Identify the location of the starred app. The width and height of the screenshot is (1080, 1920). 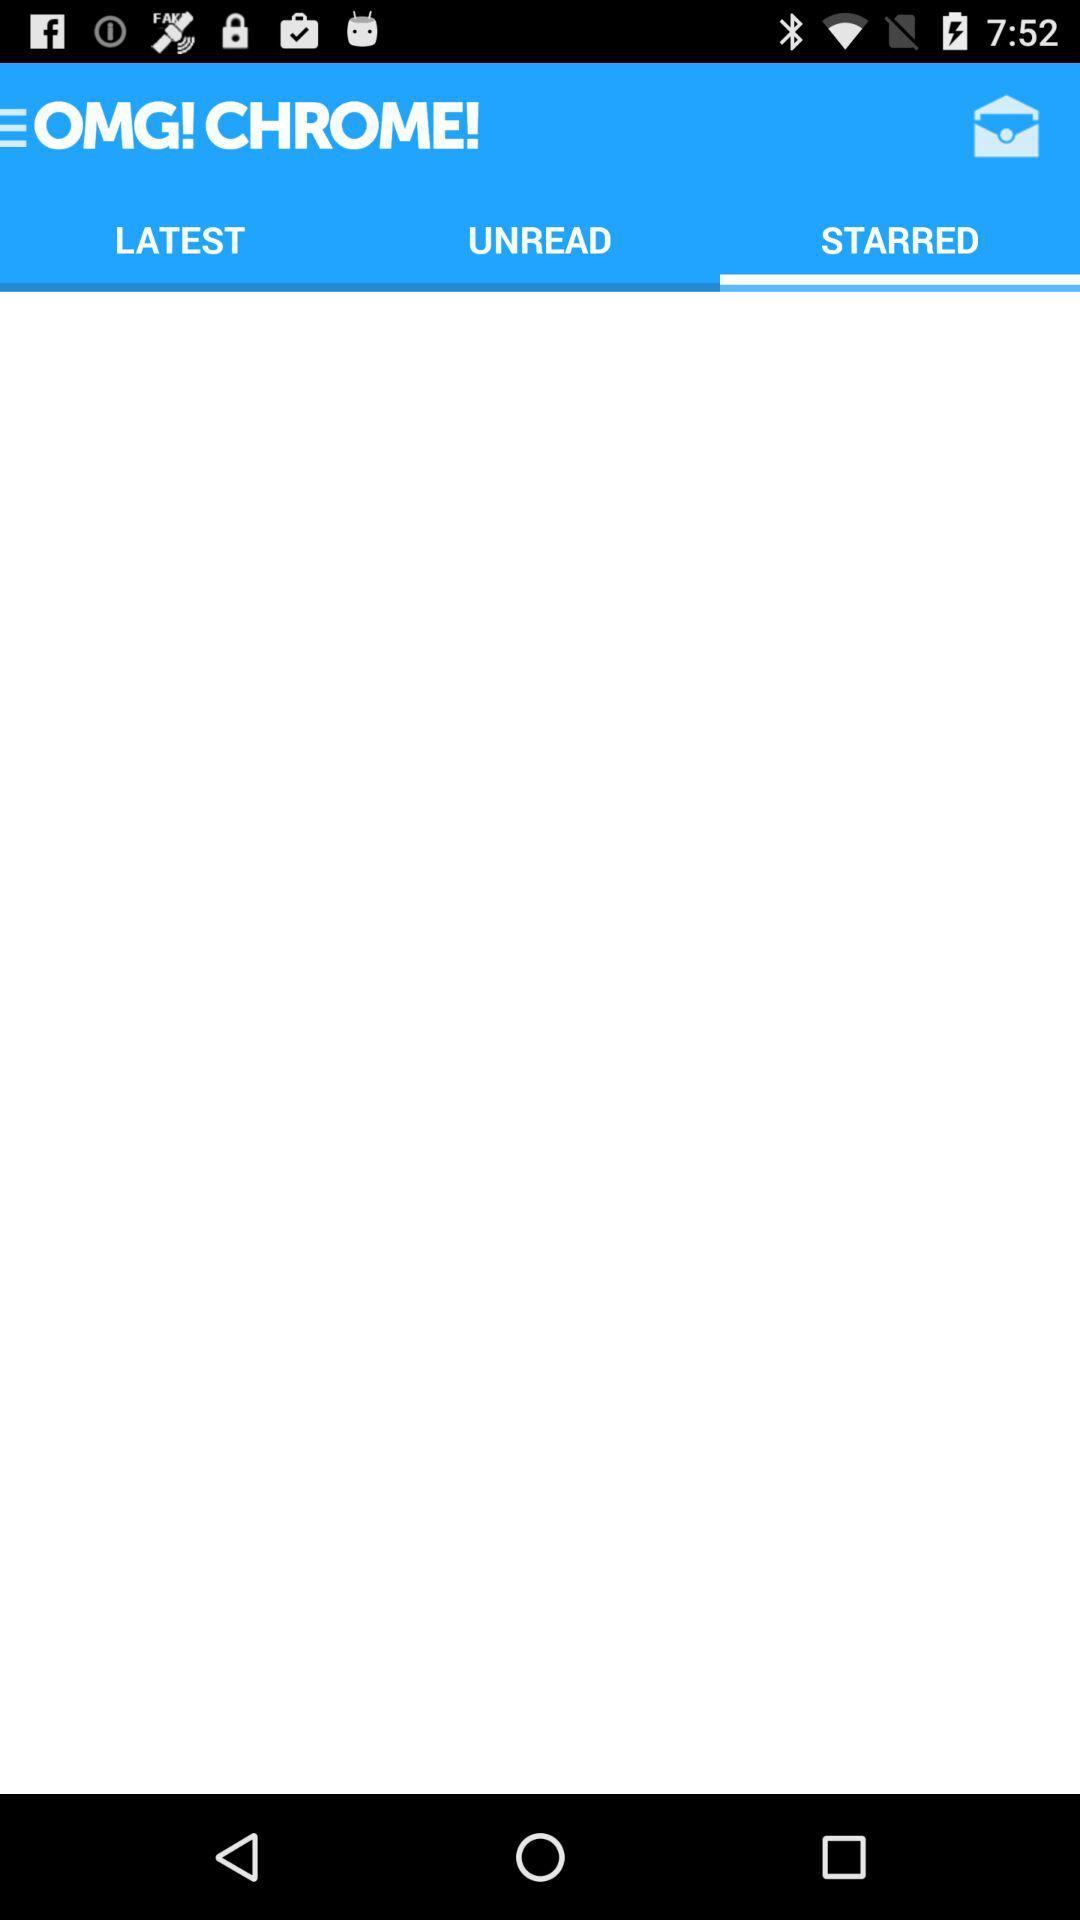
(898, 239).